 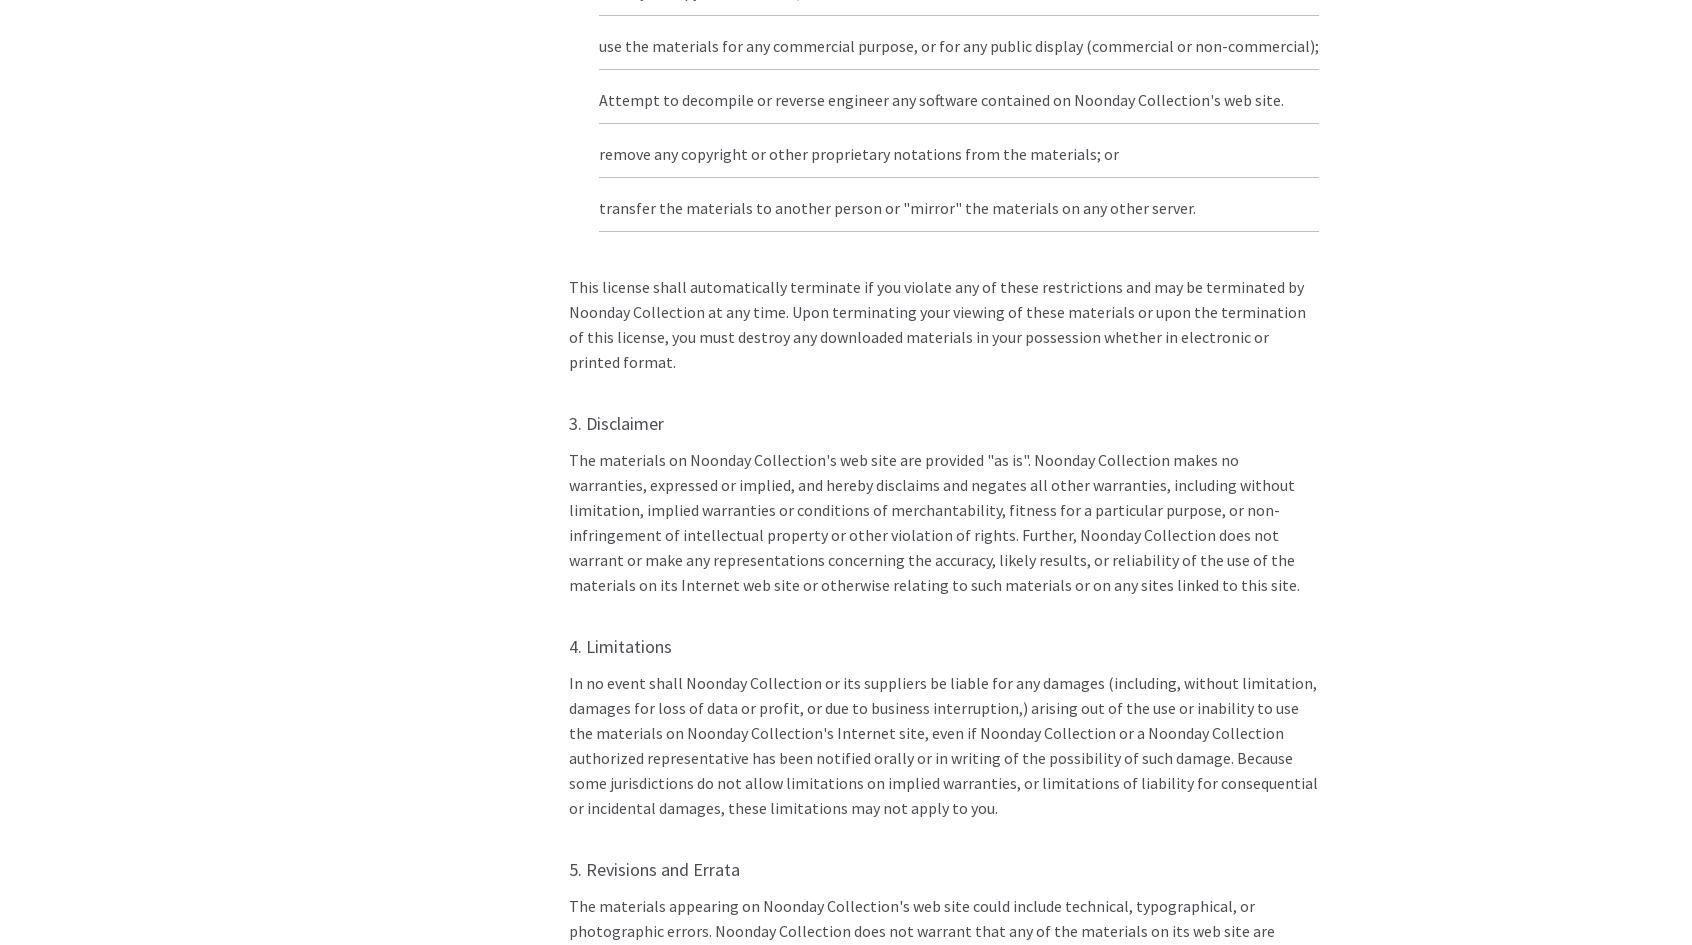 What do you see at coordinates (857, 154) in the screenshot?
I see `'remove any copyright or other proprietary notations from the materials; or'` at bounding box center [857, 154].